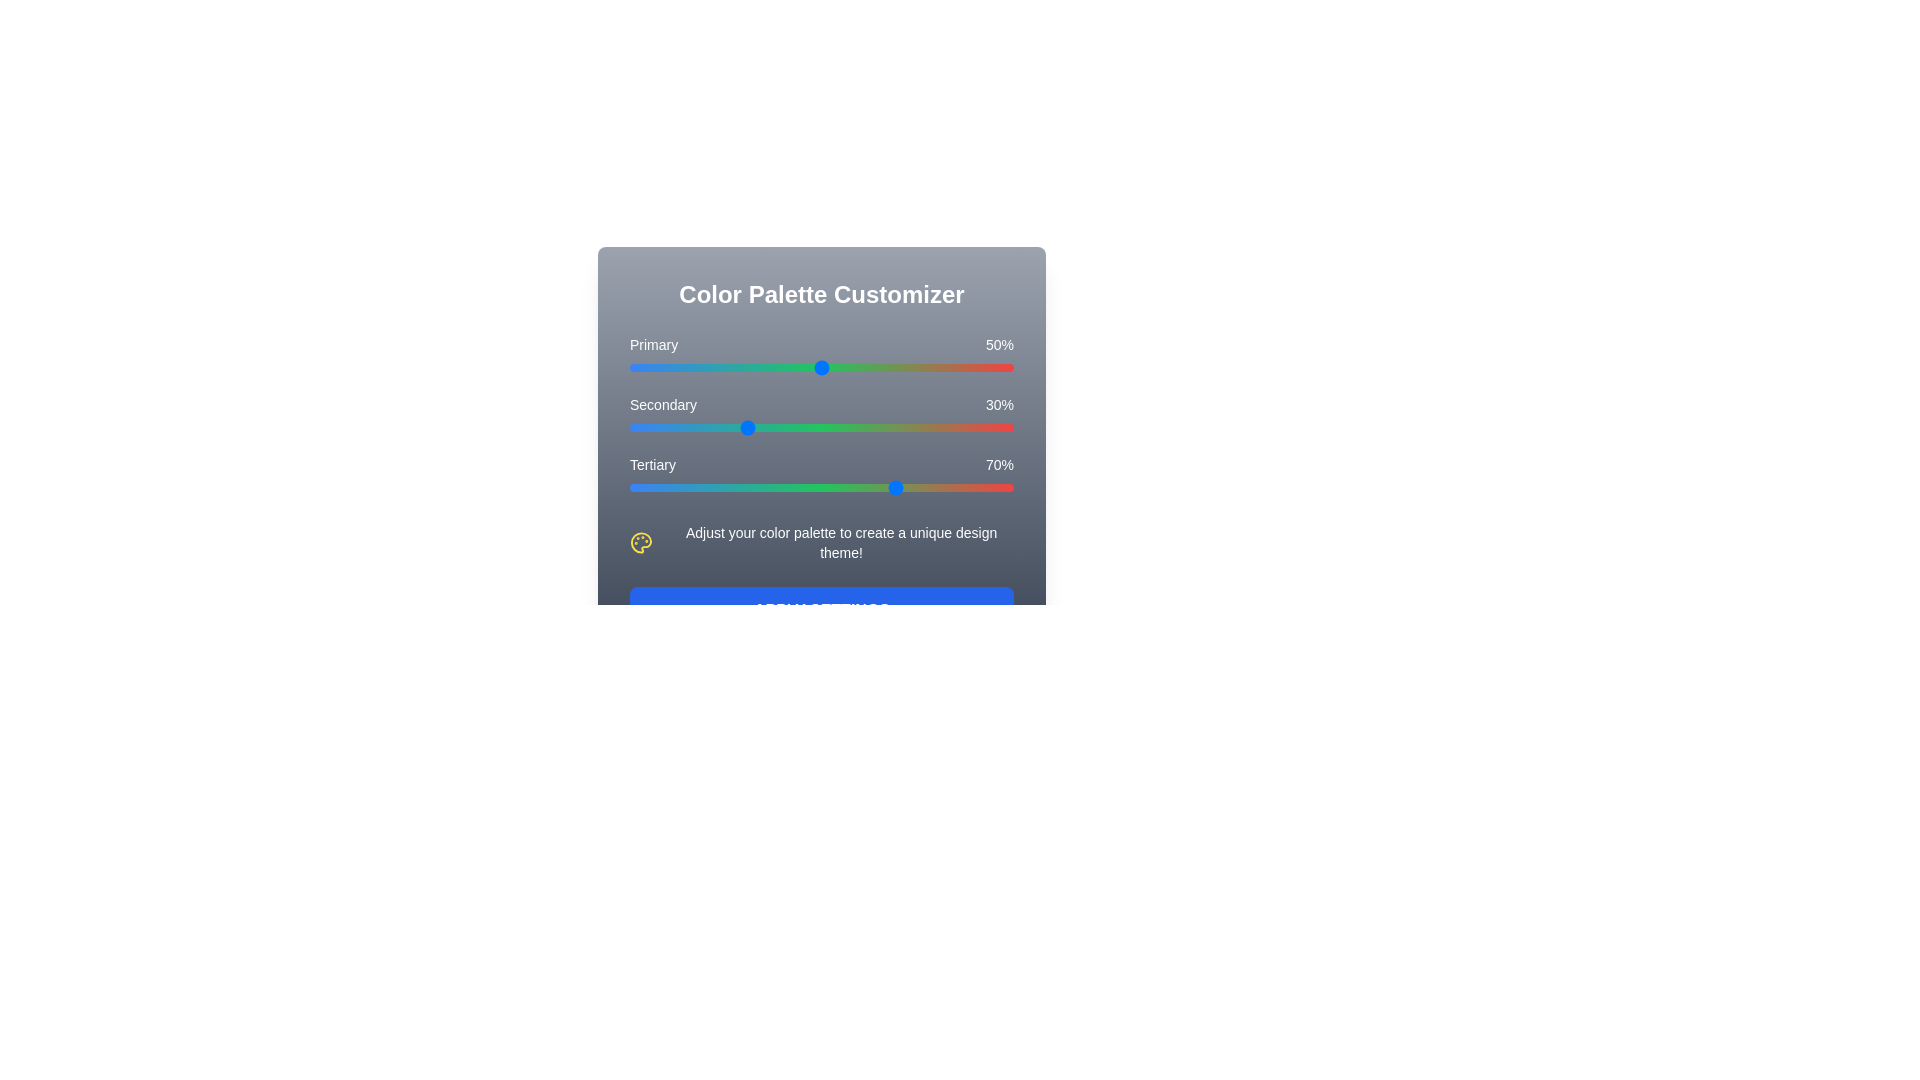 The image size is (1920, 1080). What do you see at coordinates (782, 488) in the screenshot?
I see `the tertiary slider` at bounding box center [782, 488].